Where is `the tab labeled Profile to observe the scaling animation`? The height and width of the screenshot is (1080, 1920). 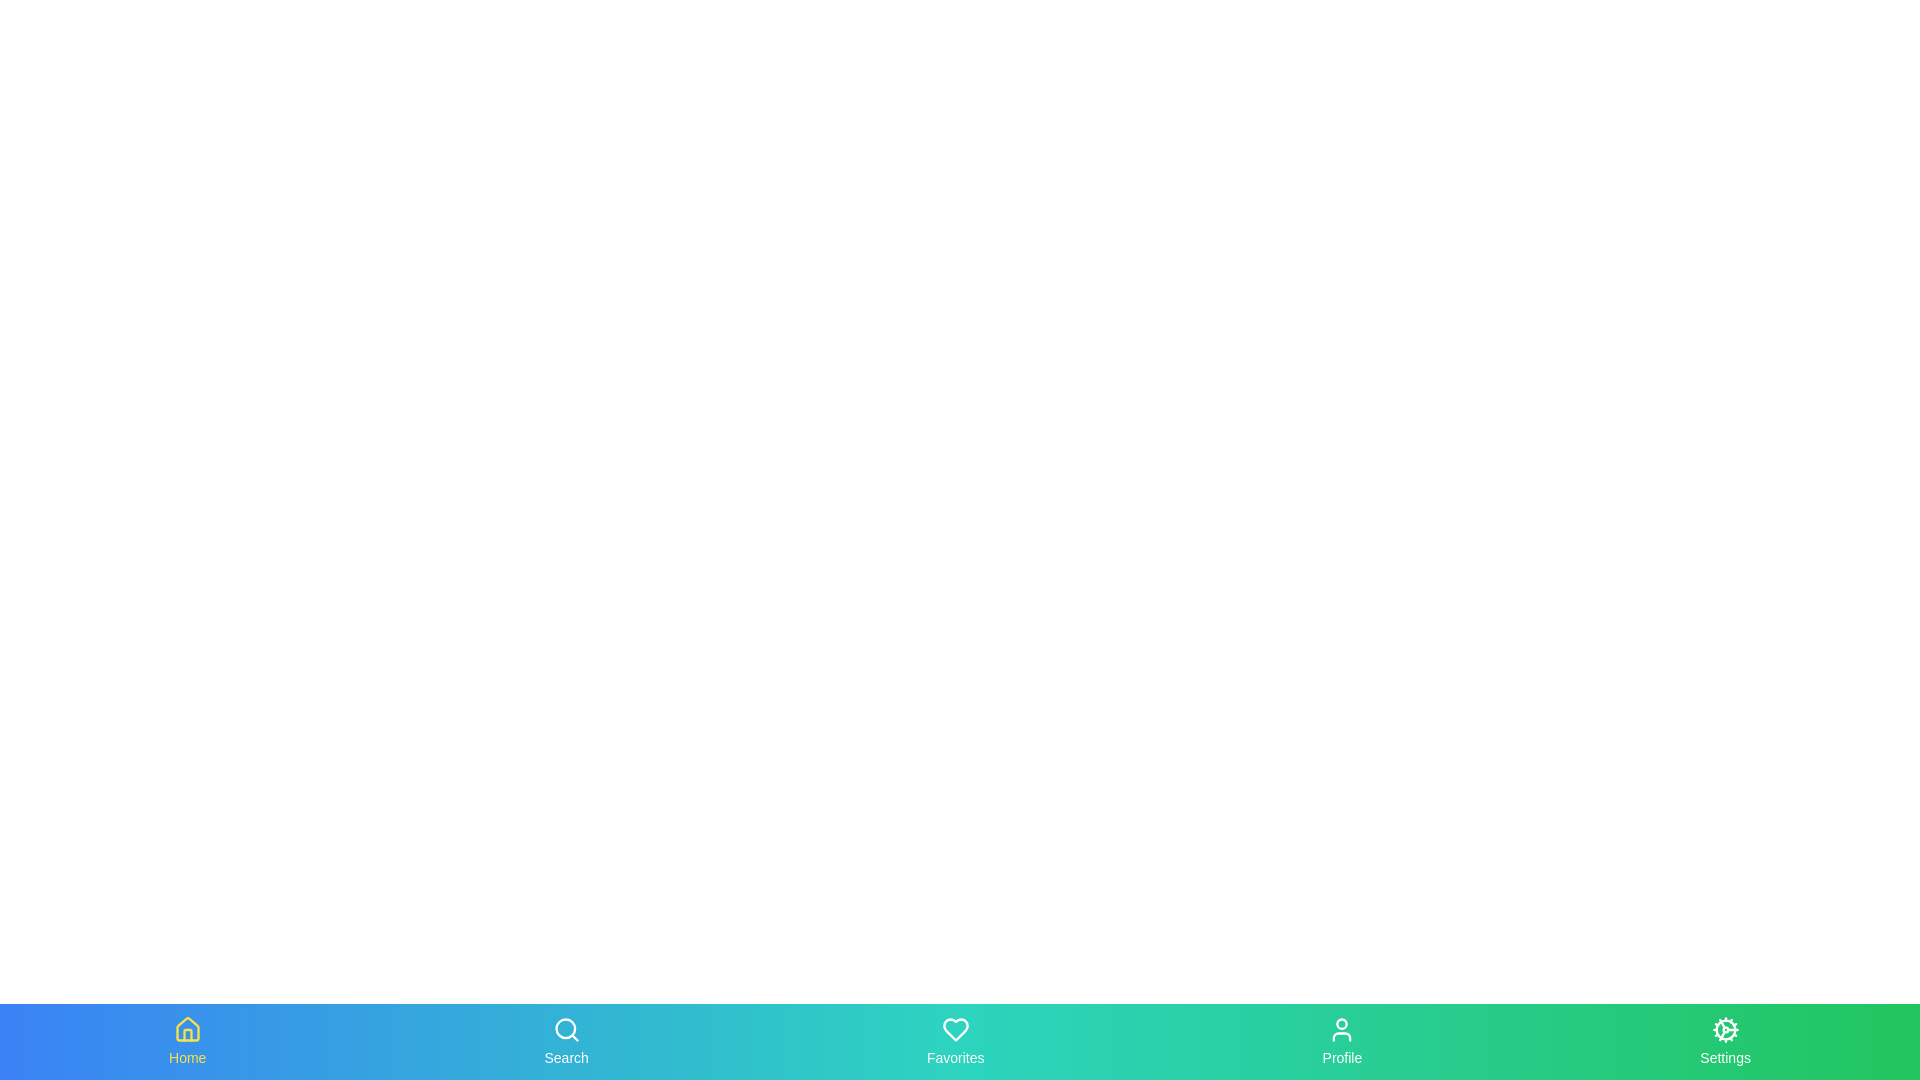
the tab labeled Profile to observe the scaling animation is located at coordinates (1342, 1040).